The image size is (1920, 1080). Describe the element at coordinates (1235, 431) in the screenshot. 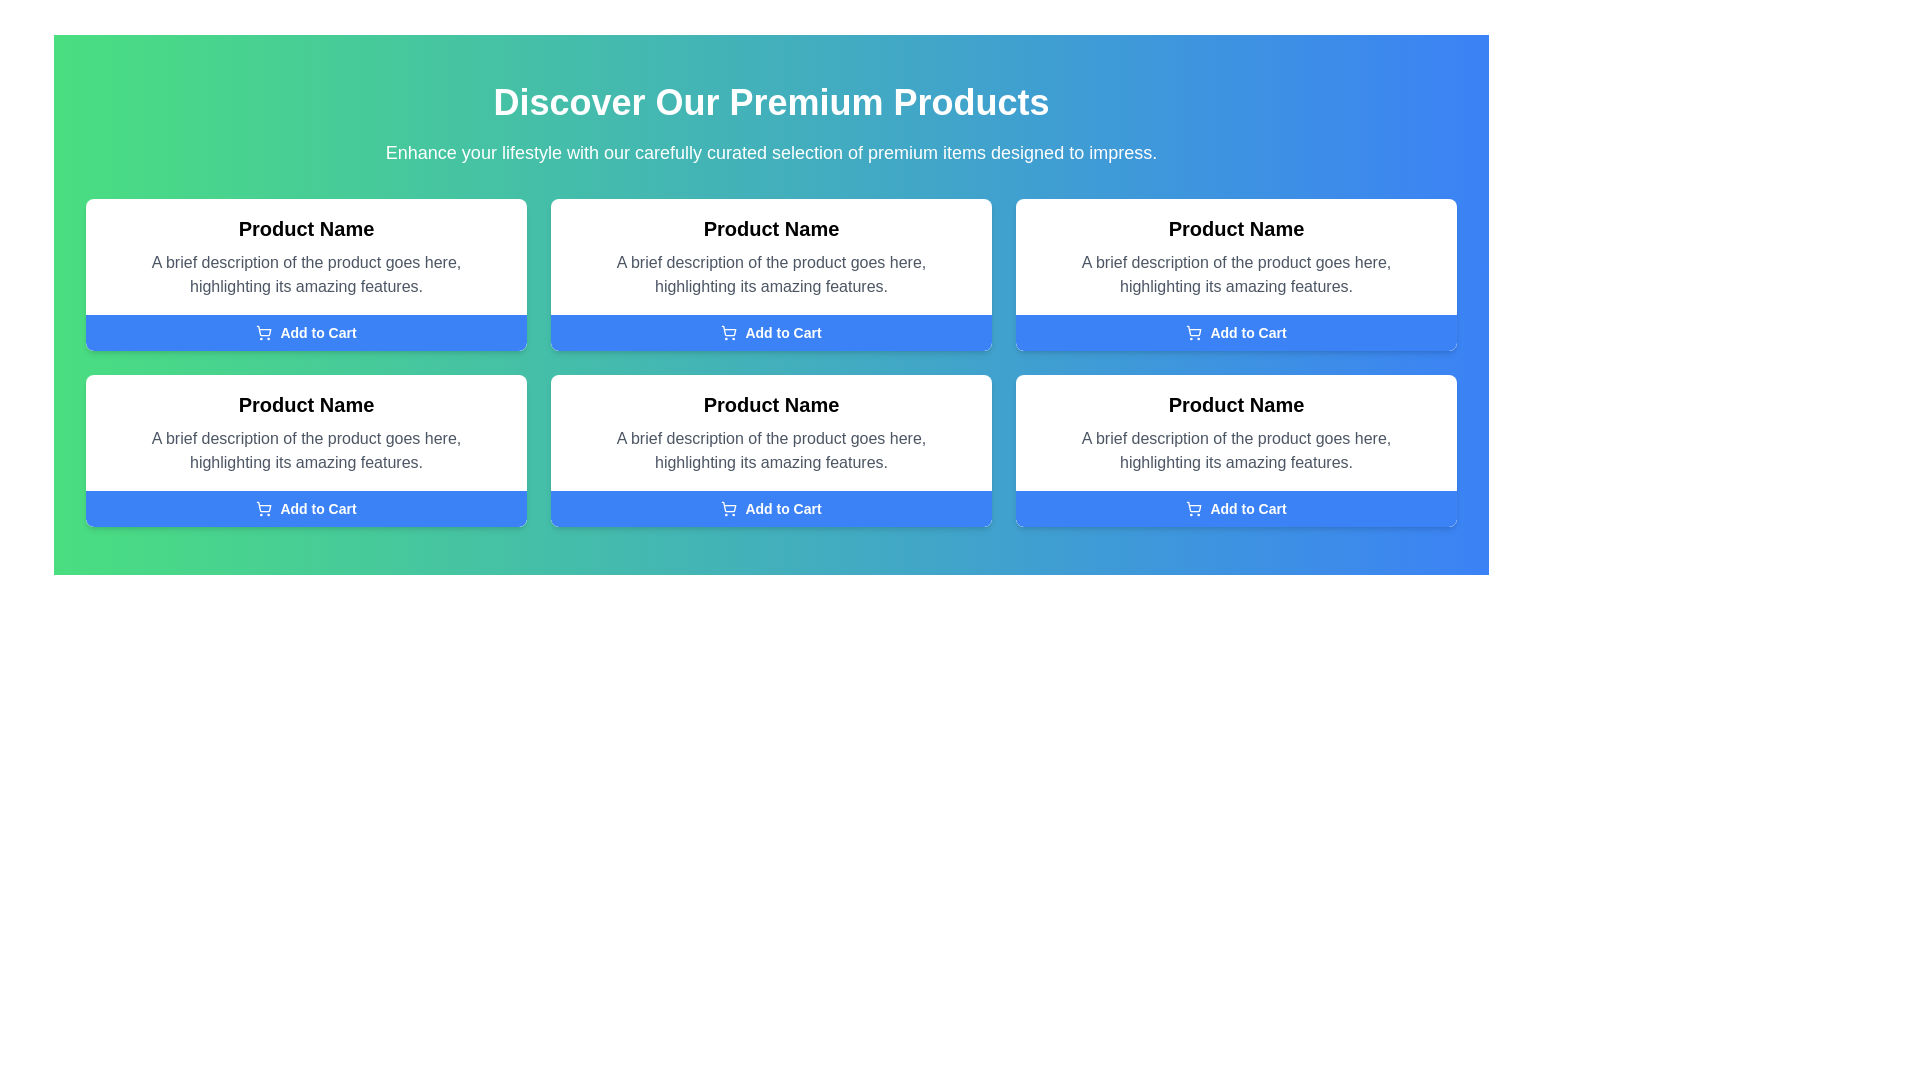

I see `informational text area containing the title 'Product Name' and the description 'A brief description of the product goes here, highlighting its amazing features.' located in the second row and third column of the grid layout` at that location.